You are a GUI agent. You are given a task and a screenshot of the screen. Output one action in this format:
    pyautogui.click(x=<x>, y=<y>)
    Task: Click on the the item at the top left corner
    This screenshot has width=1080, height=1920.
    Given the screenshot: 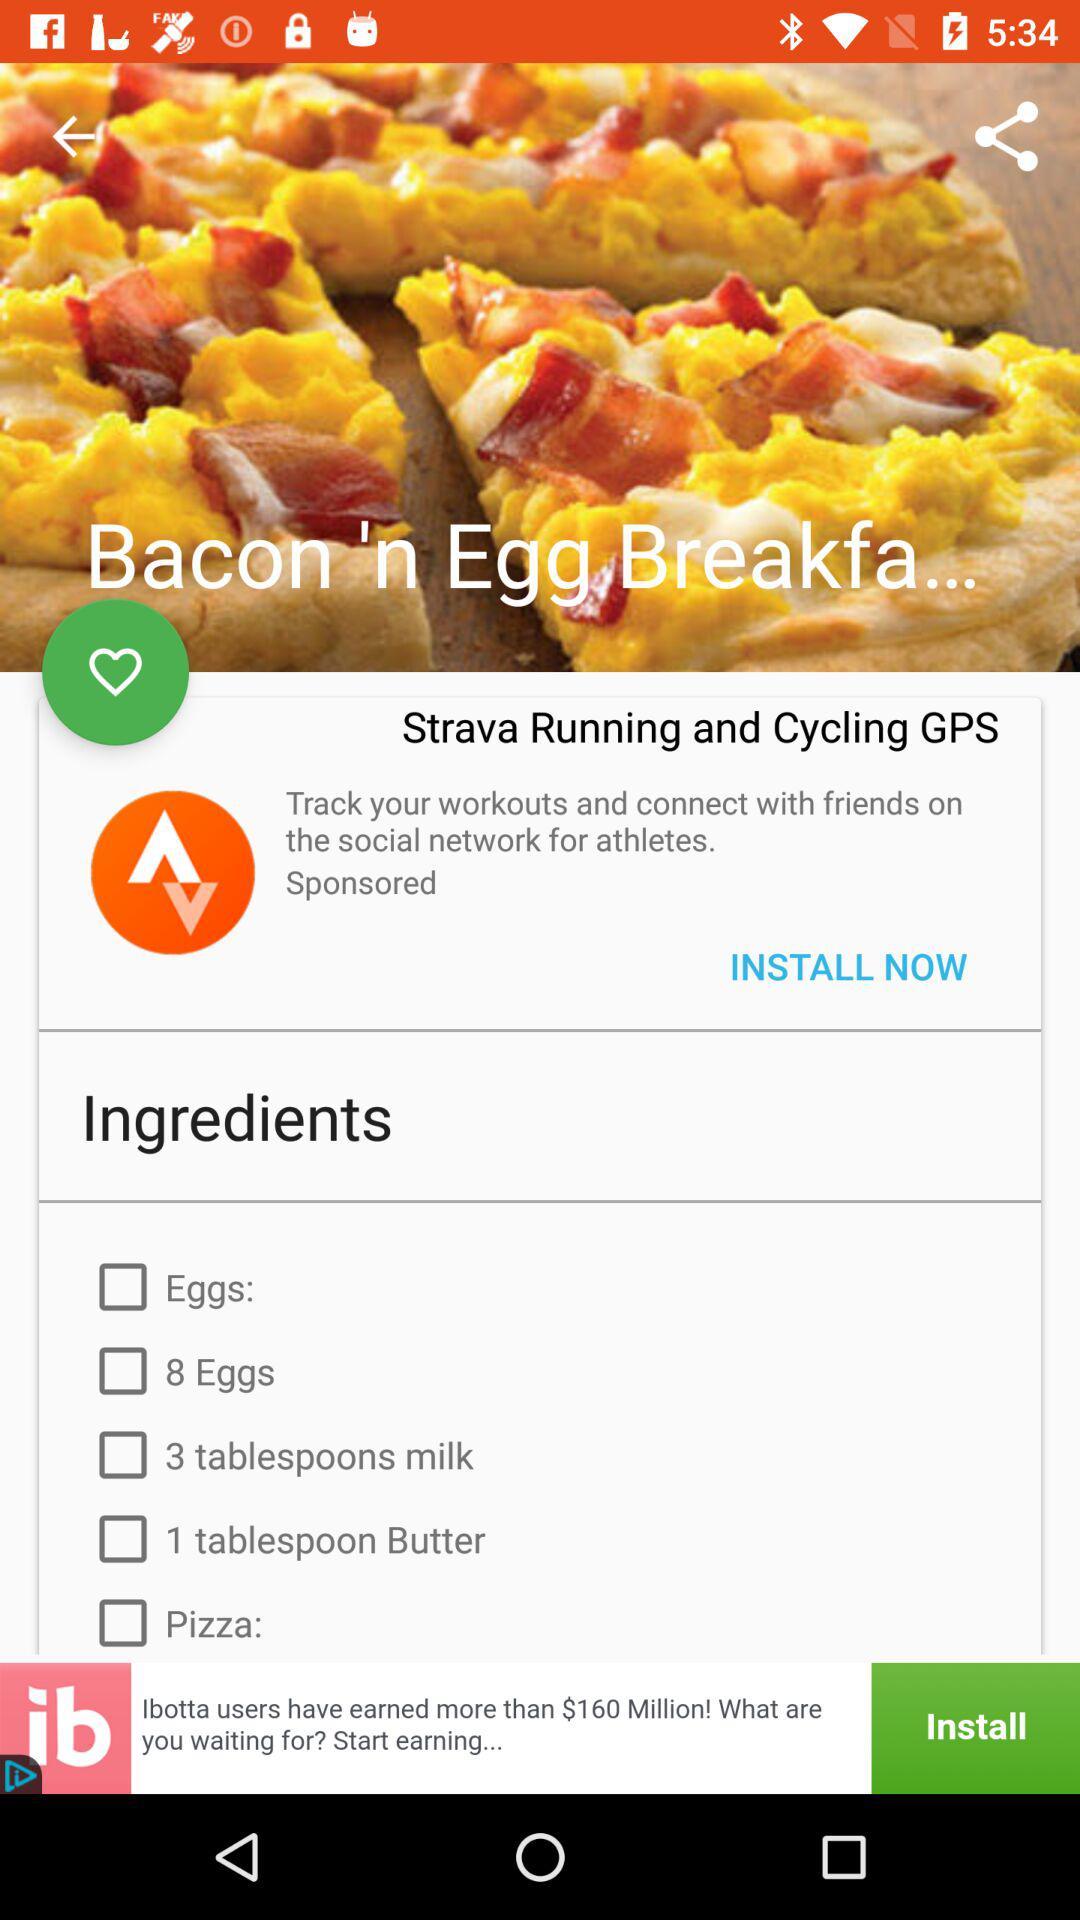 What is the action you would take?
    pyautogui.click(x=72, y=135)
    